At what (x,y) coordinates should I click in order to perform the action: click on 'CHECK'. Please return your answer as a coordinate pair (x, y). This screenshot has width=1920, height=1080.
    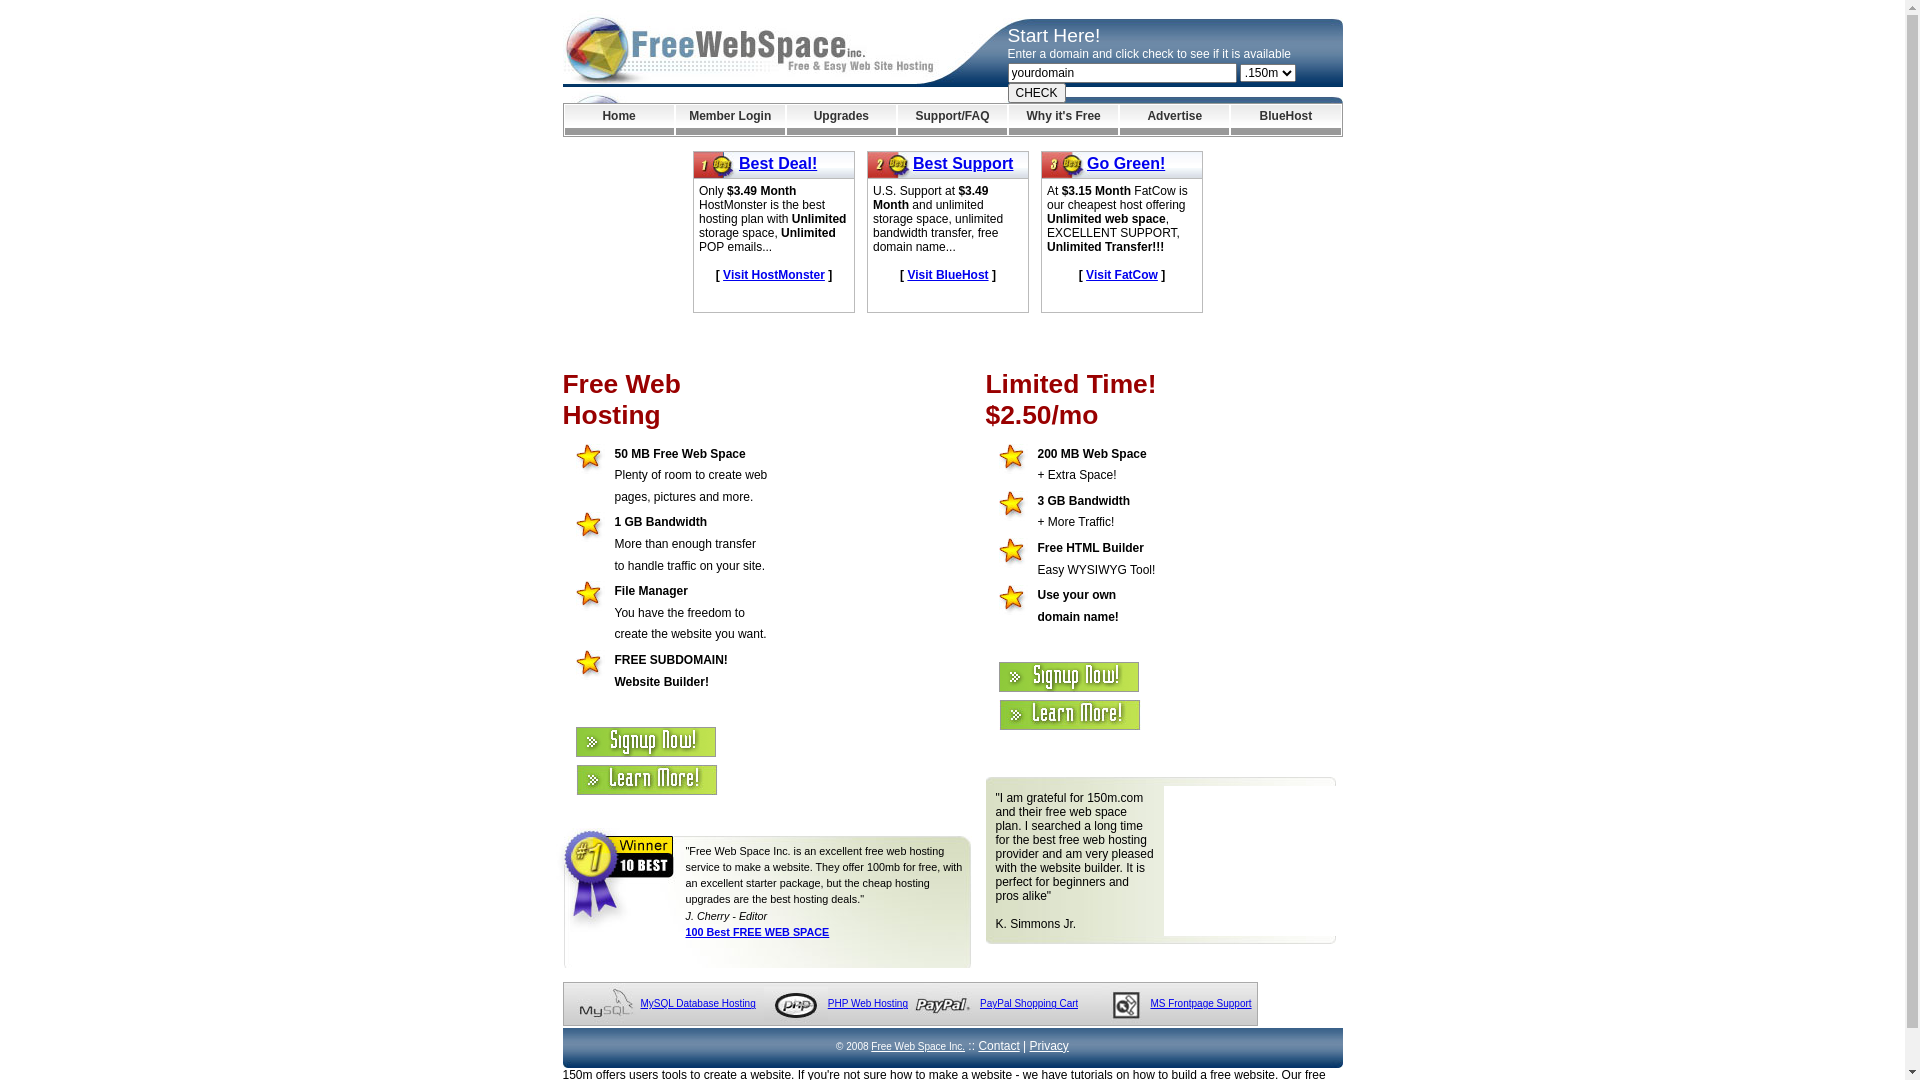
    Looking at the image, I should click on (1036, 92).